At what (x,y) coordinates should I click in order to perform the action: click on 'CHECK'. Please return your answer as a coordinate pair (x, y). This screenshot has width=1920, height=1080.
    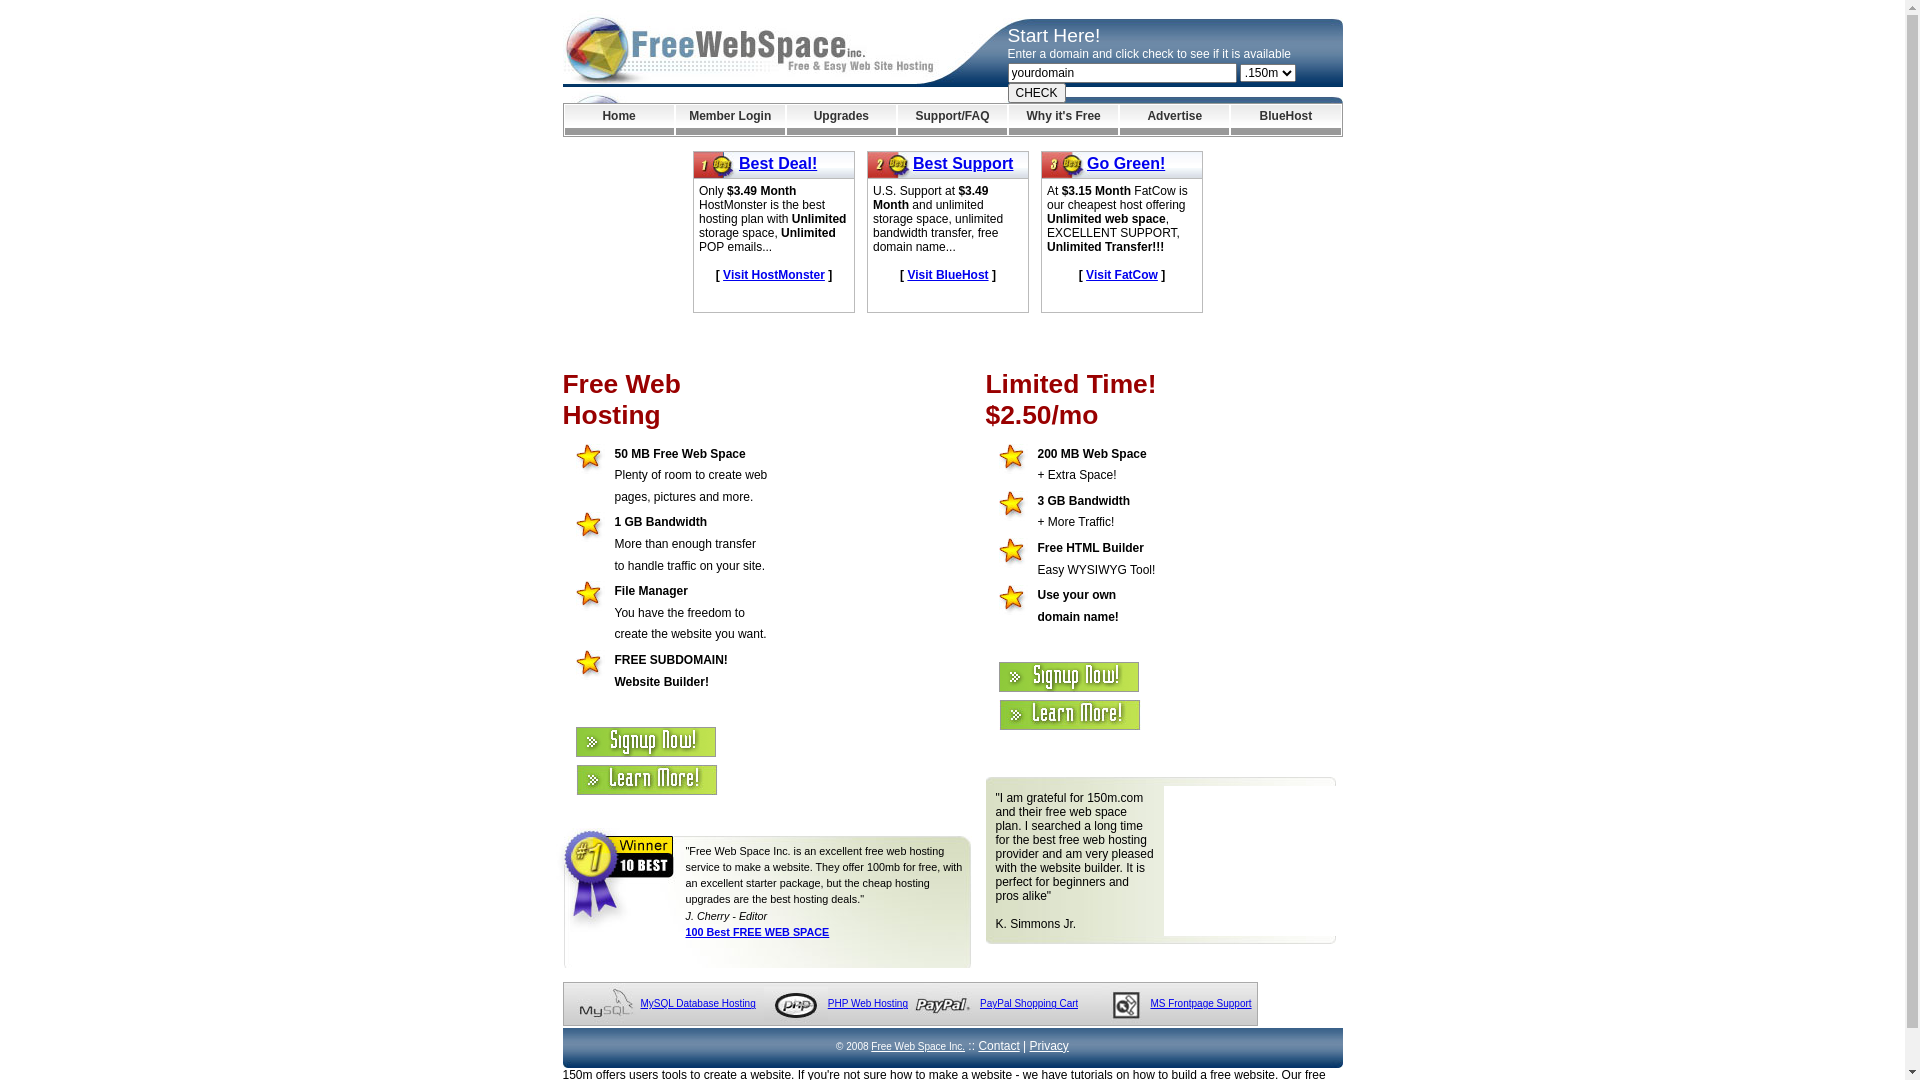
    Looking at the image, I should click on (1036, 92).